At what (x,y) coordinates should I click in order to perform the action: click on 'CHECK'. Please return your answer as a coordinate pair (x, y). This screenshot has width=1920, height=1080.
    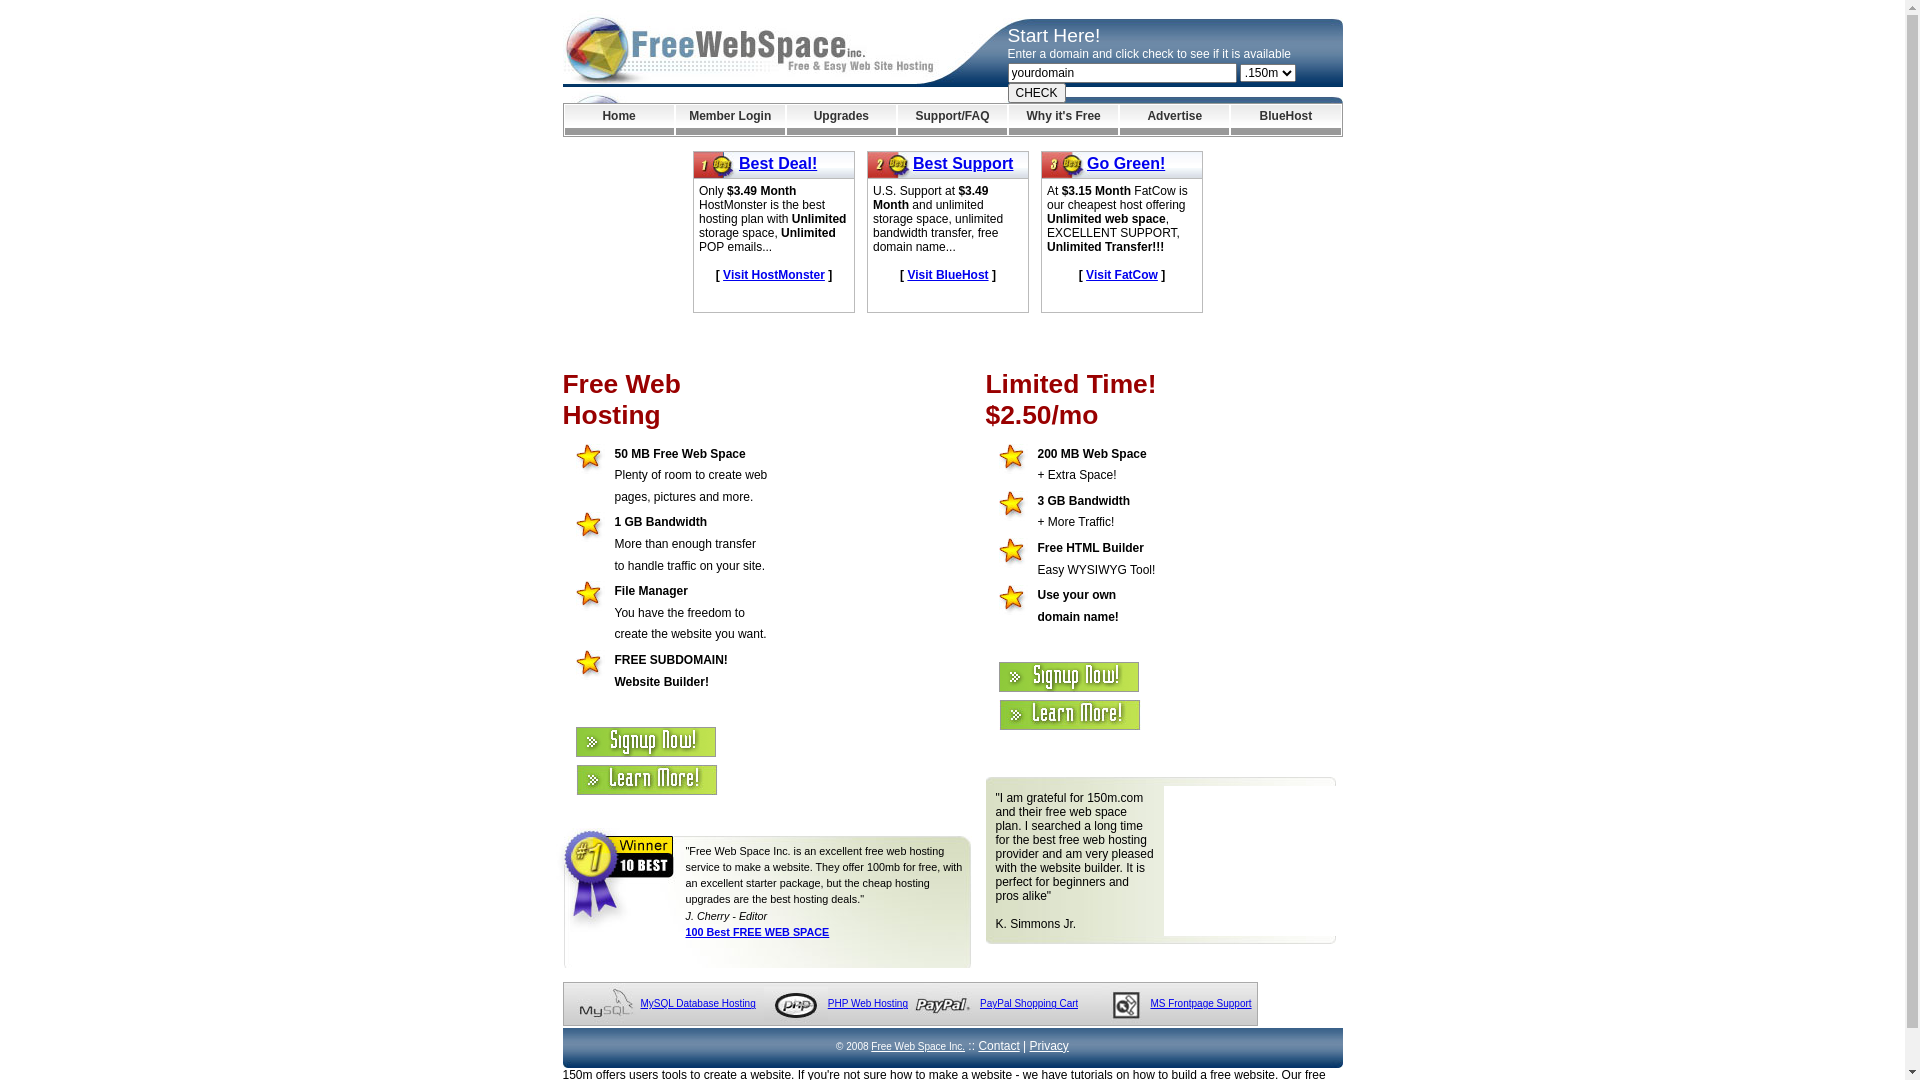
    Looking at the image, I should click on (1036, 92).